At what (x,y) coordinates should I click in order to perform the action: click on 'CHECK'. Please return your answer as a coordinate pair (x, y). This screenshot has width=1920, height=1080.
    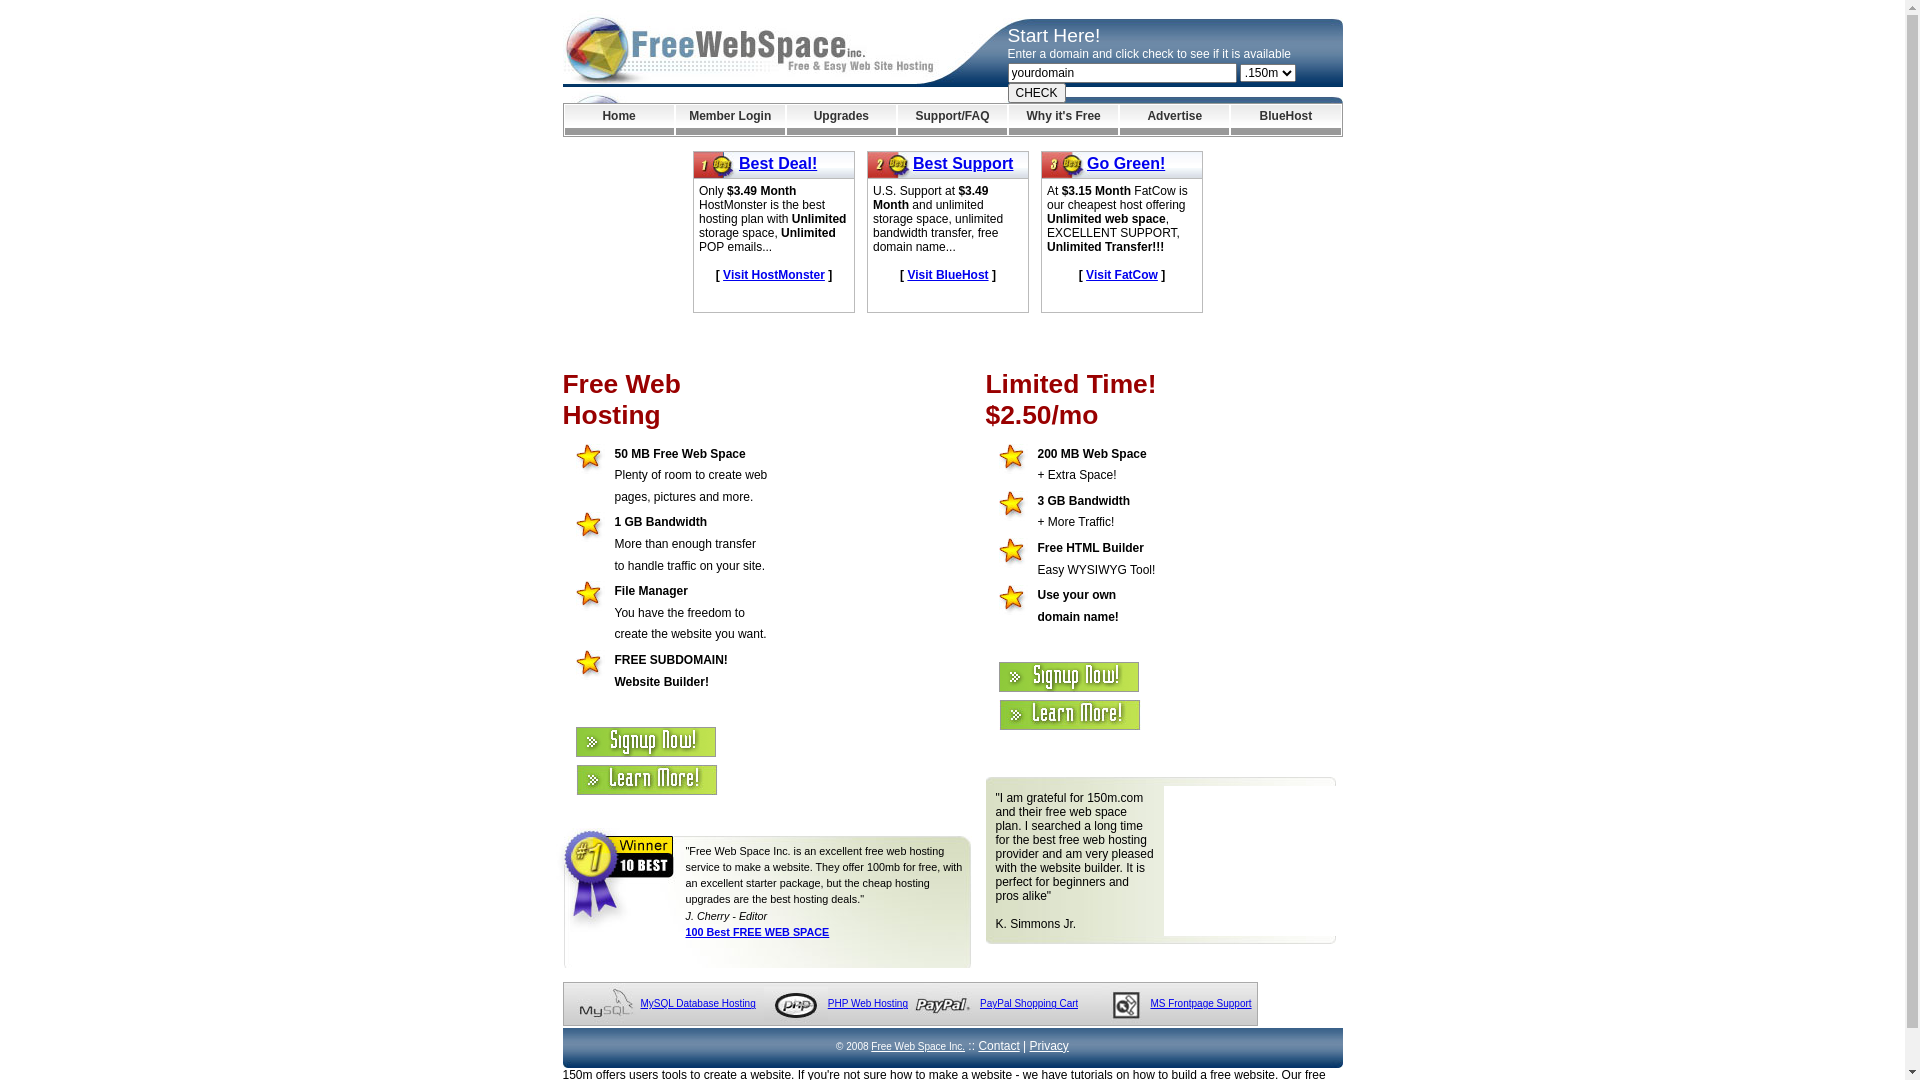
    Looking at the image, I should click on (1036, 92).